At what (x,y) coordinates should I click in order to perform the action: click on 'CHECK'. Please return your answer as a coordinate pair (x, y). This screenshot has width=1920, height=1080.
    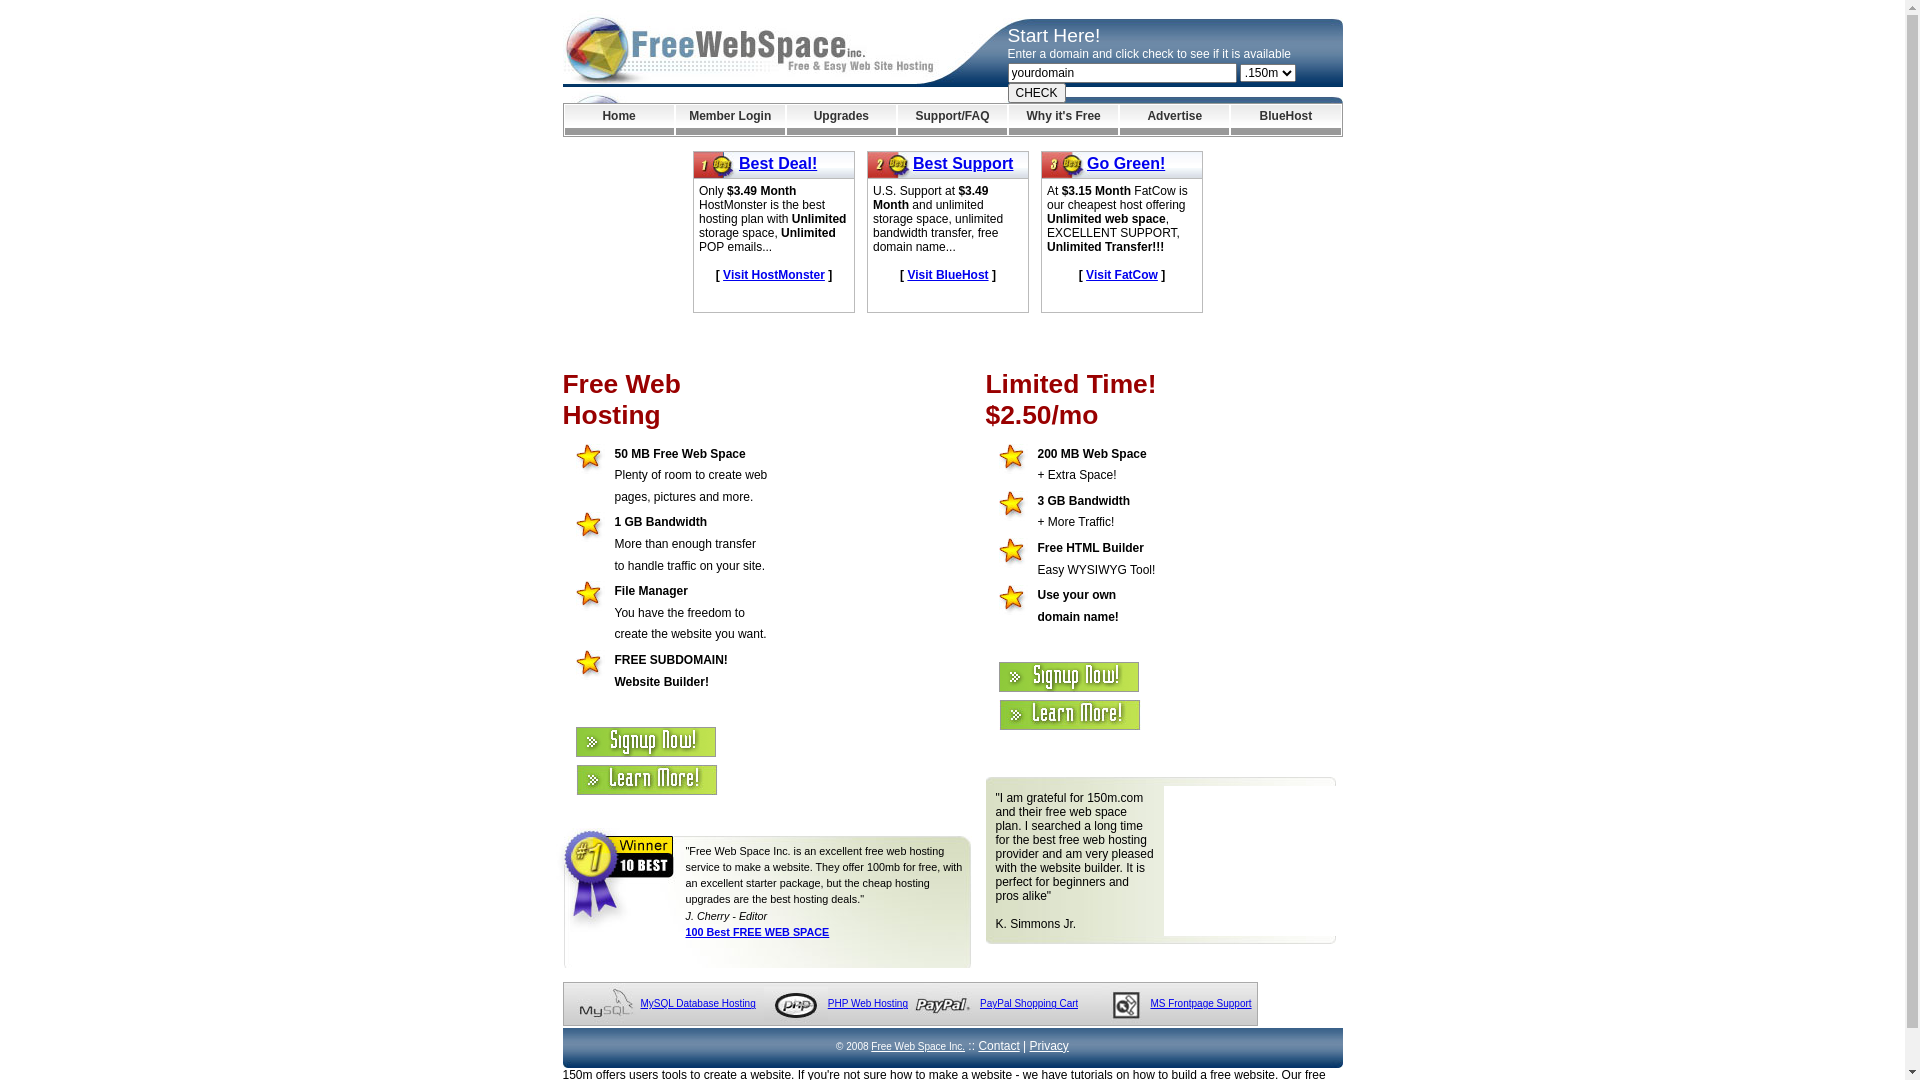
    Looking at the image, I should click on (1036, 92).